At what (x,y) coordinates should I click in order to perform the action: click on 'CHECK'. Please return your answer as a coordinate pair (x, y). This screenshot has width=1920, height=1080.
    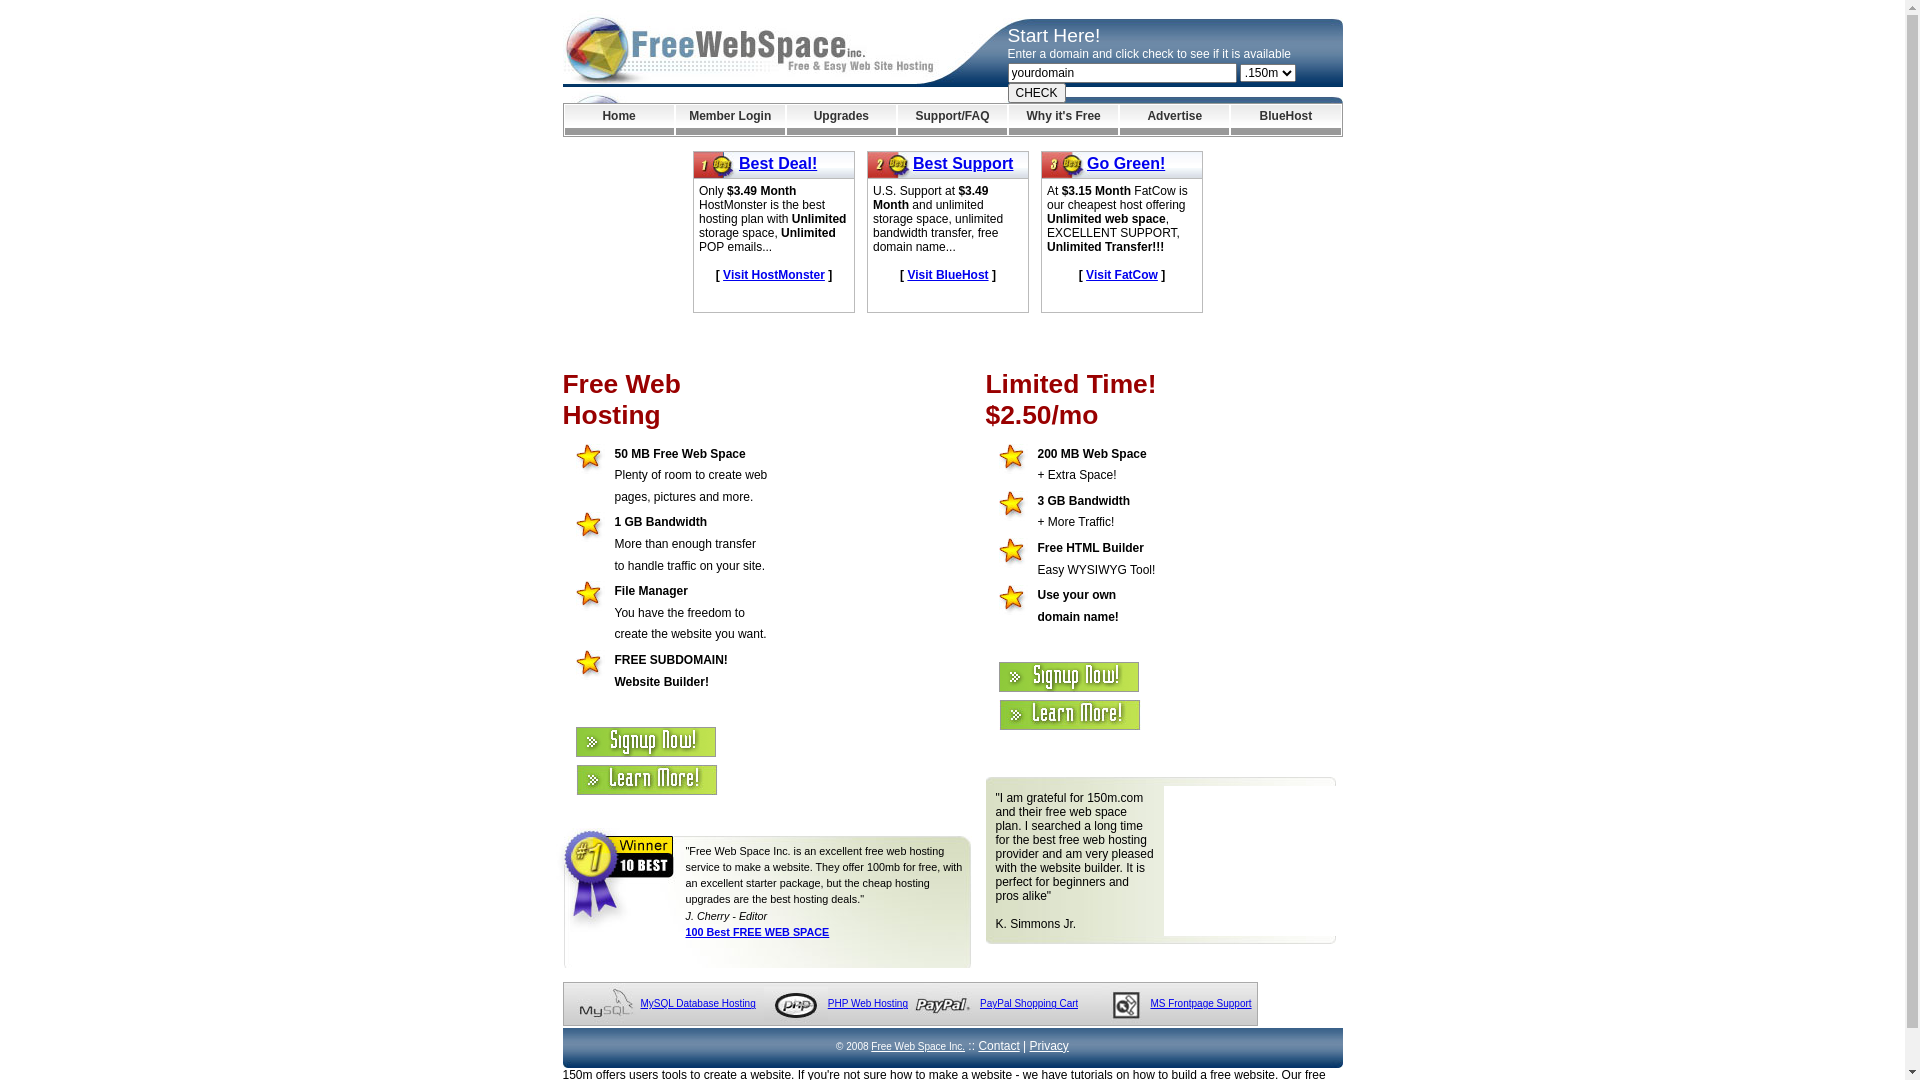
    Looking at the image, I should click on (1036, 92).